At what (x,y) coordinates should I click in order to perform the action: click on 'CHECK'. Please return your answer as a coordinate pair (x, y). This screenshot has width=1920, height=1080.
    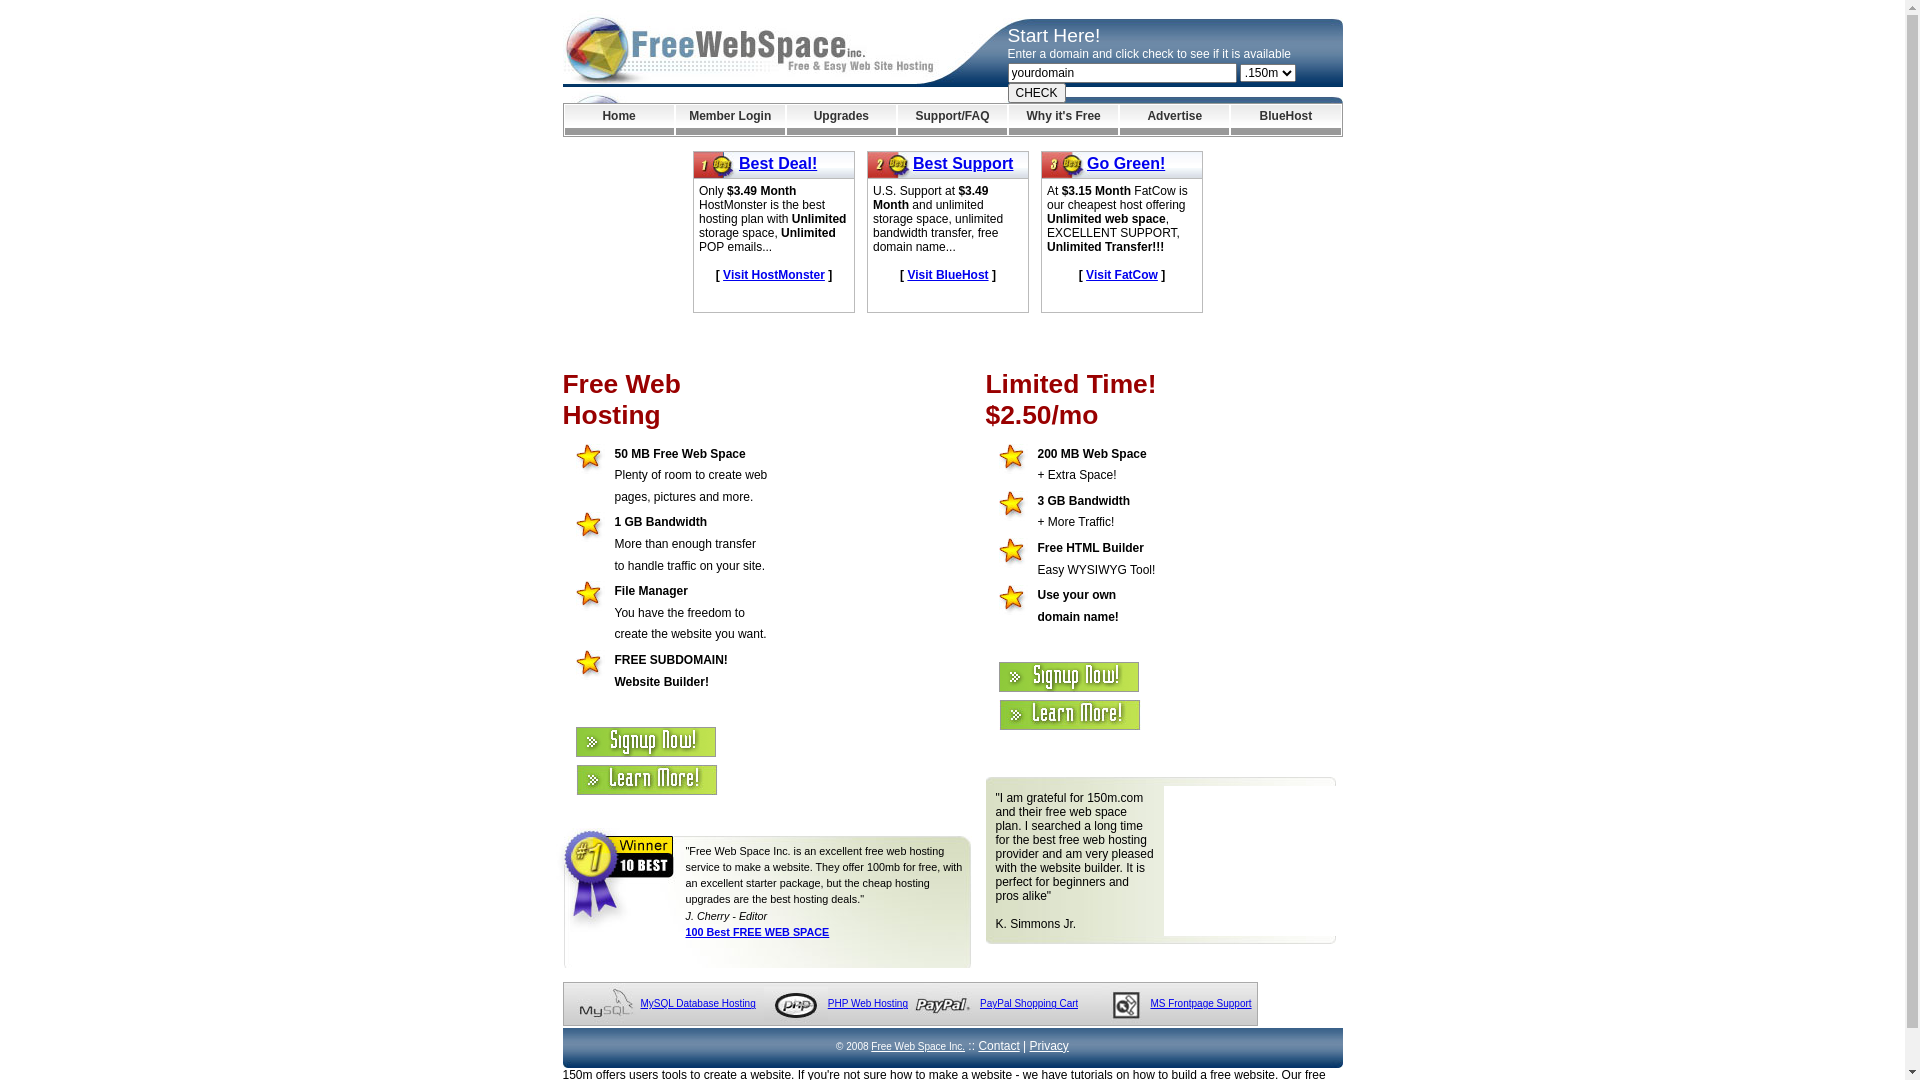
    Looking at the image, I should click on (1036, 92).